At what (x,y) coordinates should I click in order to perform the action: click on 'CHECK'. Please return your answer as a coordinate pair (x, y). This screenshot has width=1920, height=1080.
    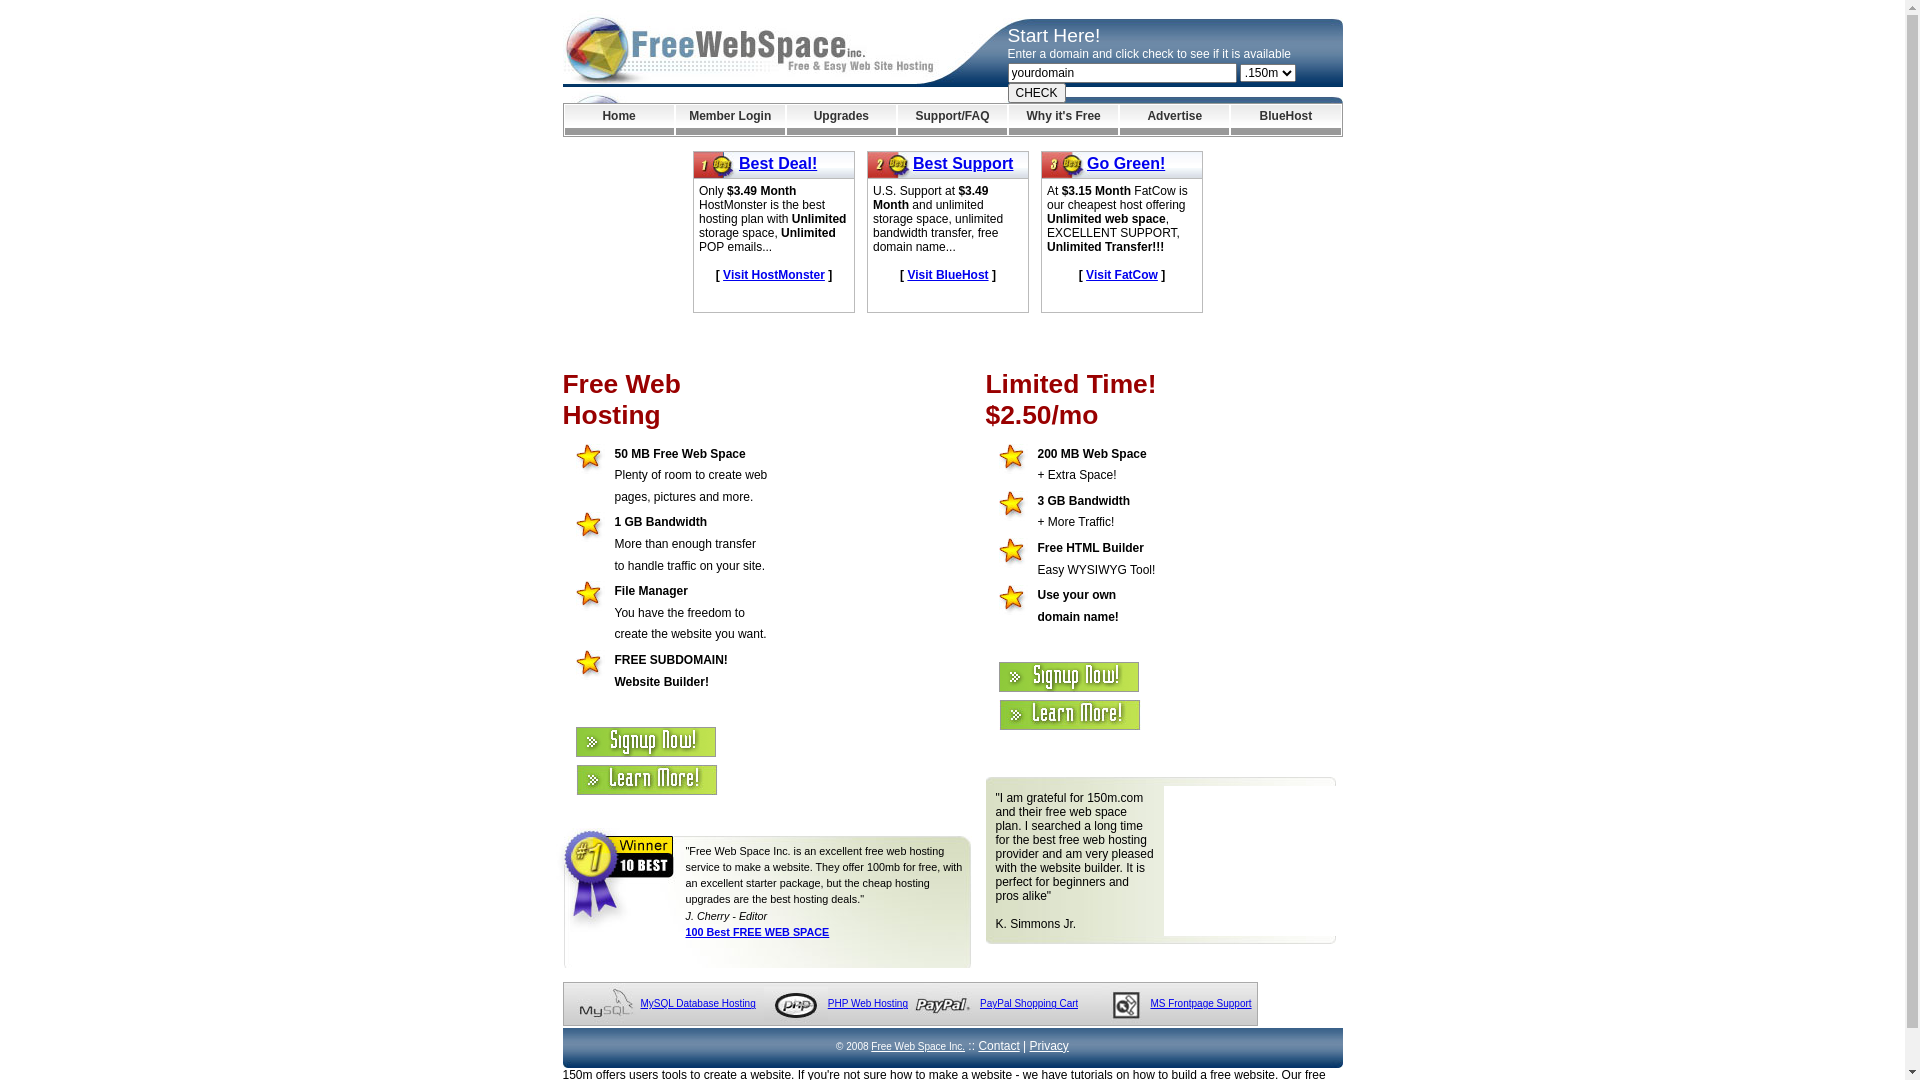
    Looking at the image, I should click on (1036, 92).